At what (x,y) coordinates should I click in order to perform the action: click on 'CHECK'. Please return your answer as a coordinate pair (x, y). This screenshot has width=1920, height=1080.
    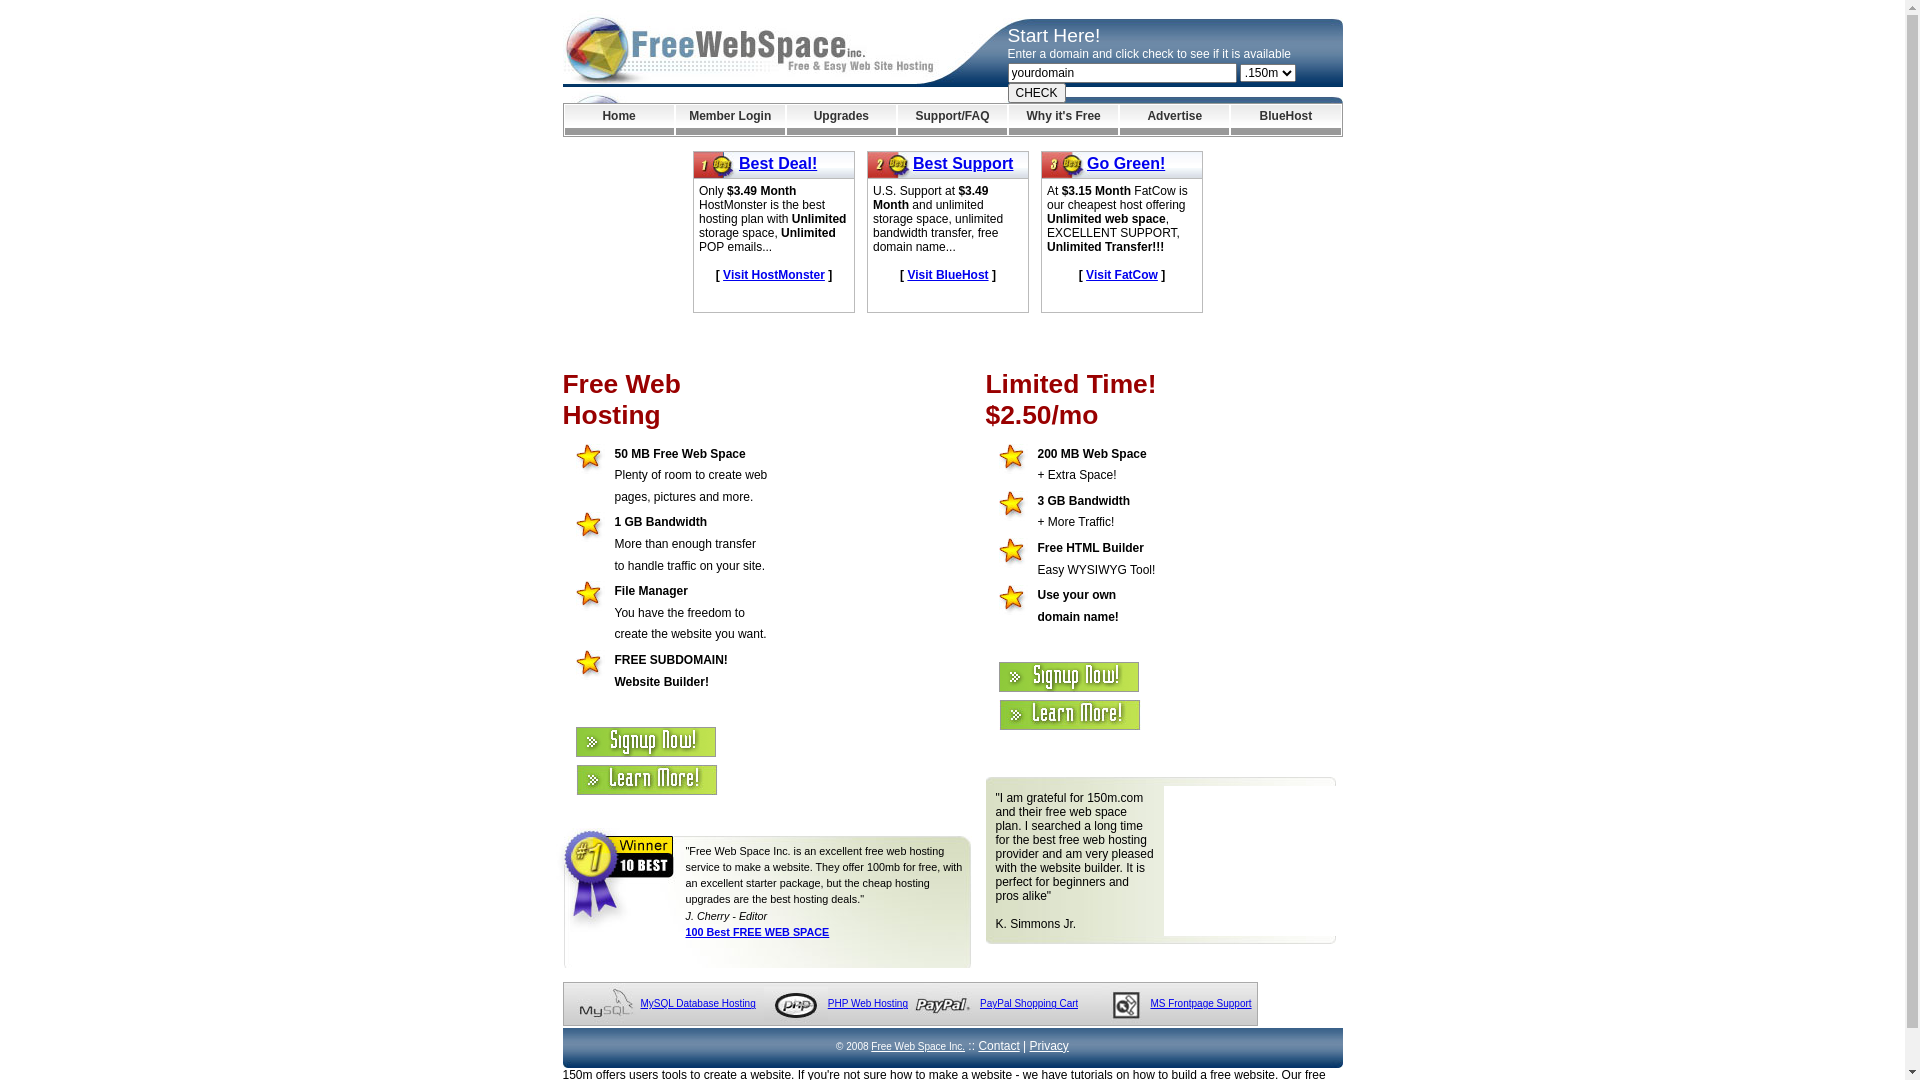
    Looking at the image, I should click on (1036, 92).